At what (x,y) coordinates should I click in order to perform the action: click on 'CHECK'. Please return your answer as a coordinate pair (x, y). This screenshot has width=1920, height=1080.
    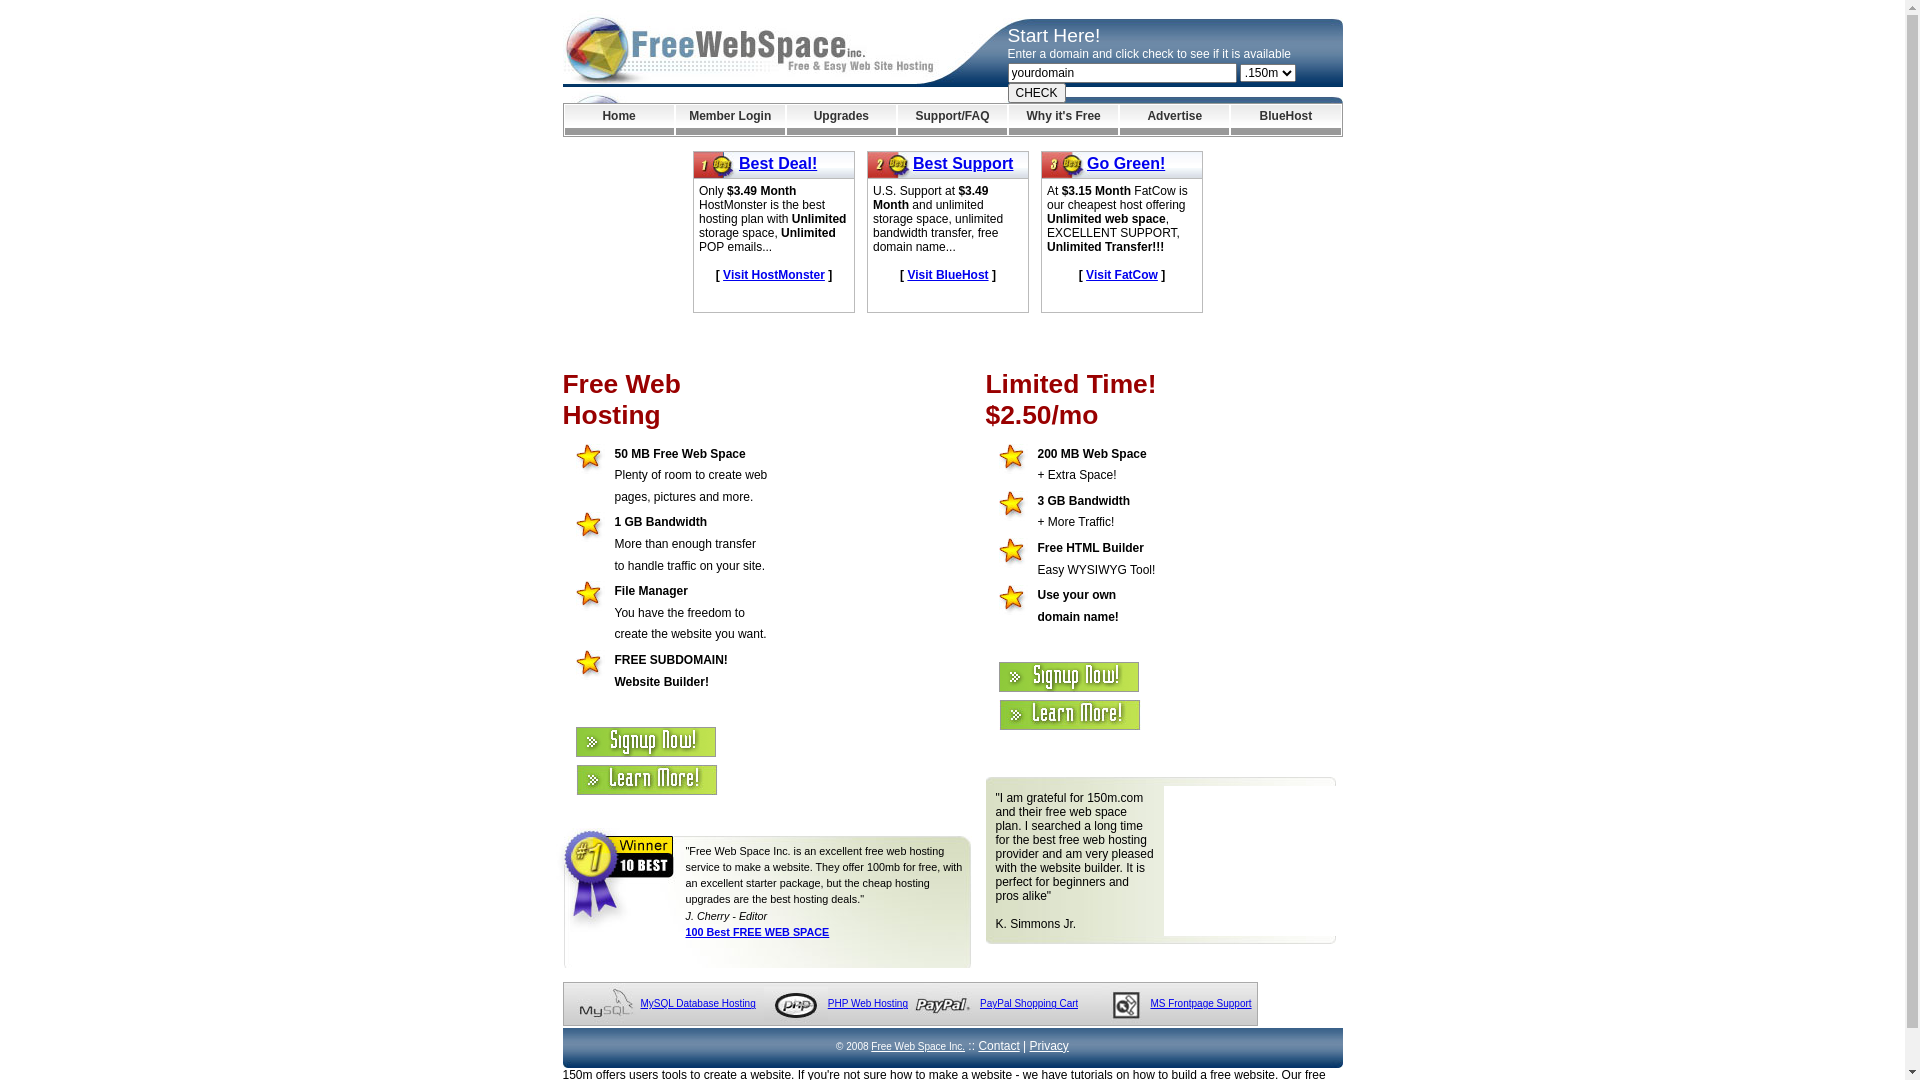
    Looking at the image, I should click on (1036, 92).